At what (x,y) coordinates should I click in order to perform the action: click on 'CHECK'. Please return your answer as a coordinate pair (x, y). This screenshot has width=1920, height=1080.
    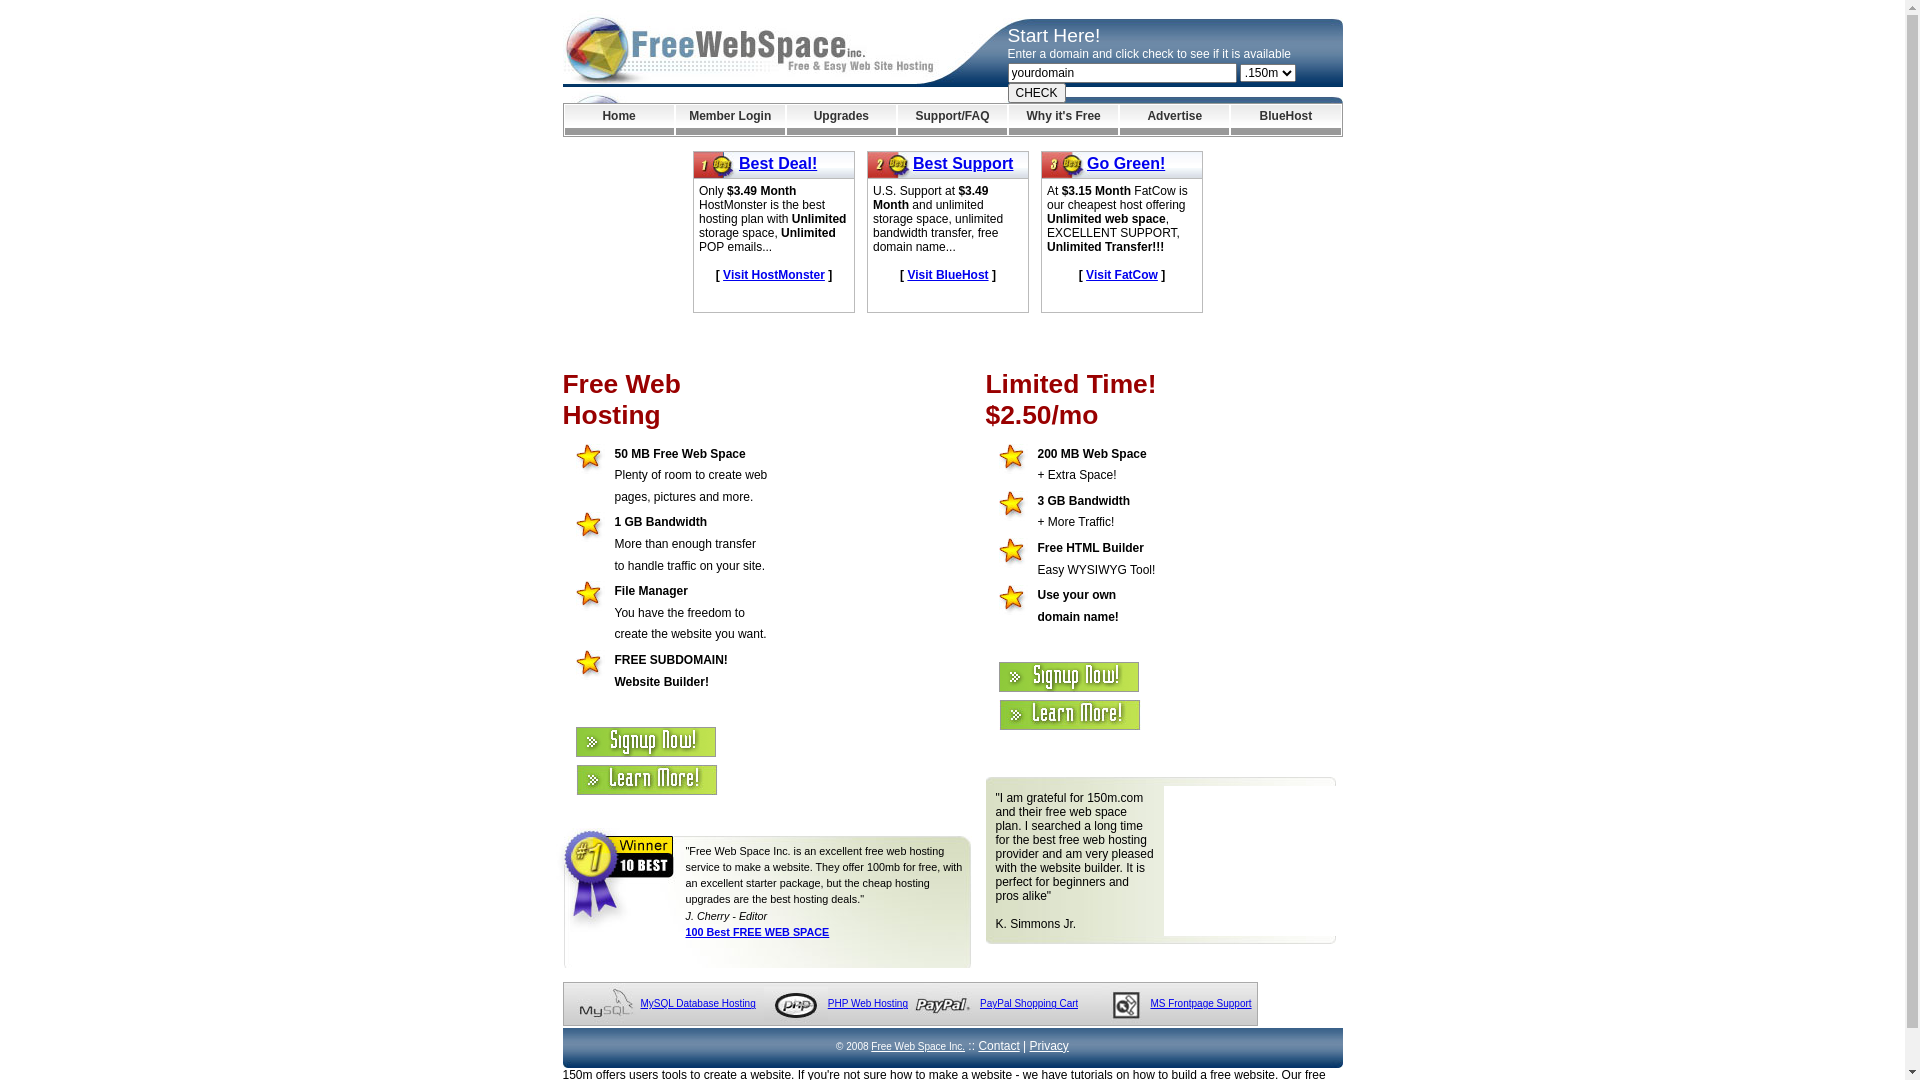
    Looking at the image, I should click on (1036, 92).